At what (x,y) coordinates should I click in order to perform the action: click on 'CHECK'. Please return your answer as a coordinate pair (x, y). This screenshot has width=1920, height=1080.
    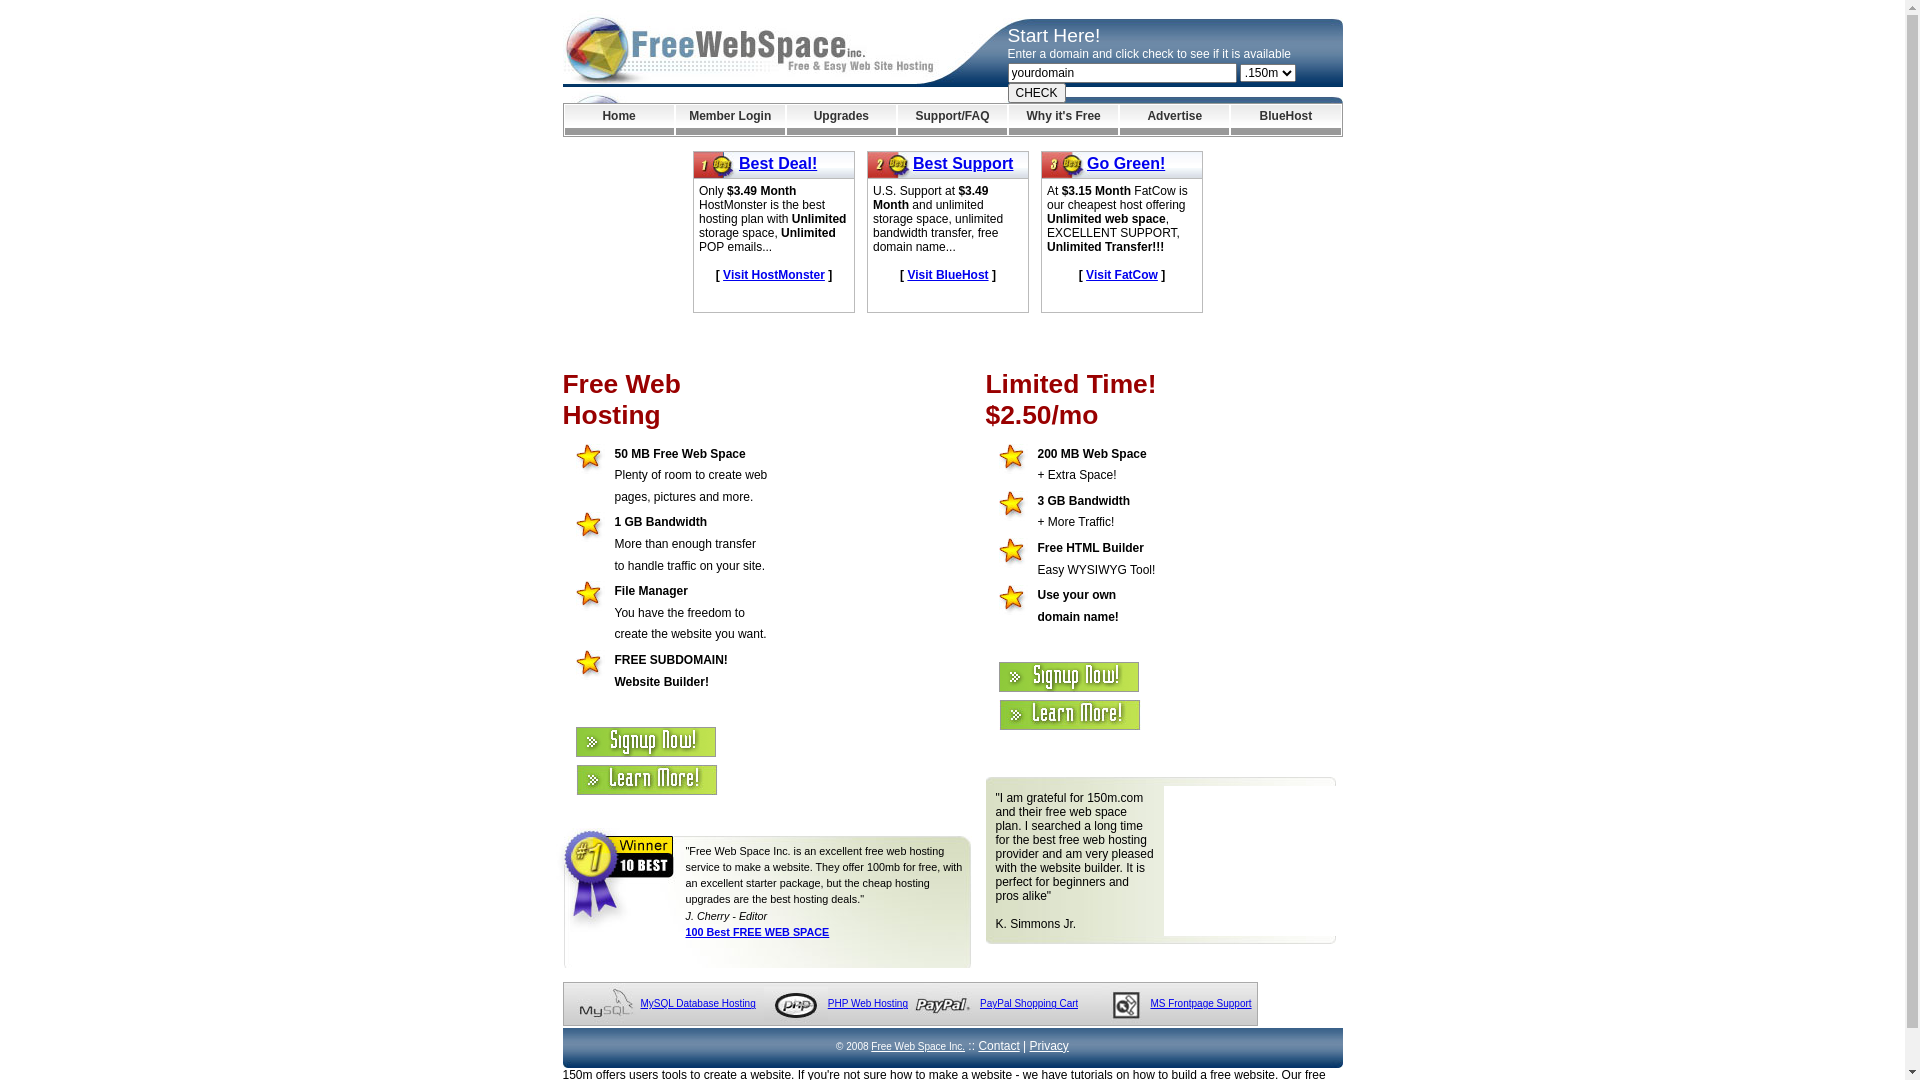
    Looking at the image, I should click on (1036, 92).